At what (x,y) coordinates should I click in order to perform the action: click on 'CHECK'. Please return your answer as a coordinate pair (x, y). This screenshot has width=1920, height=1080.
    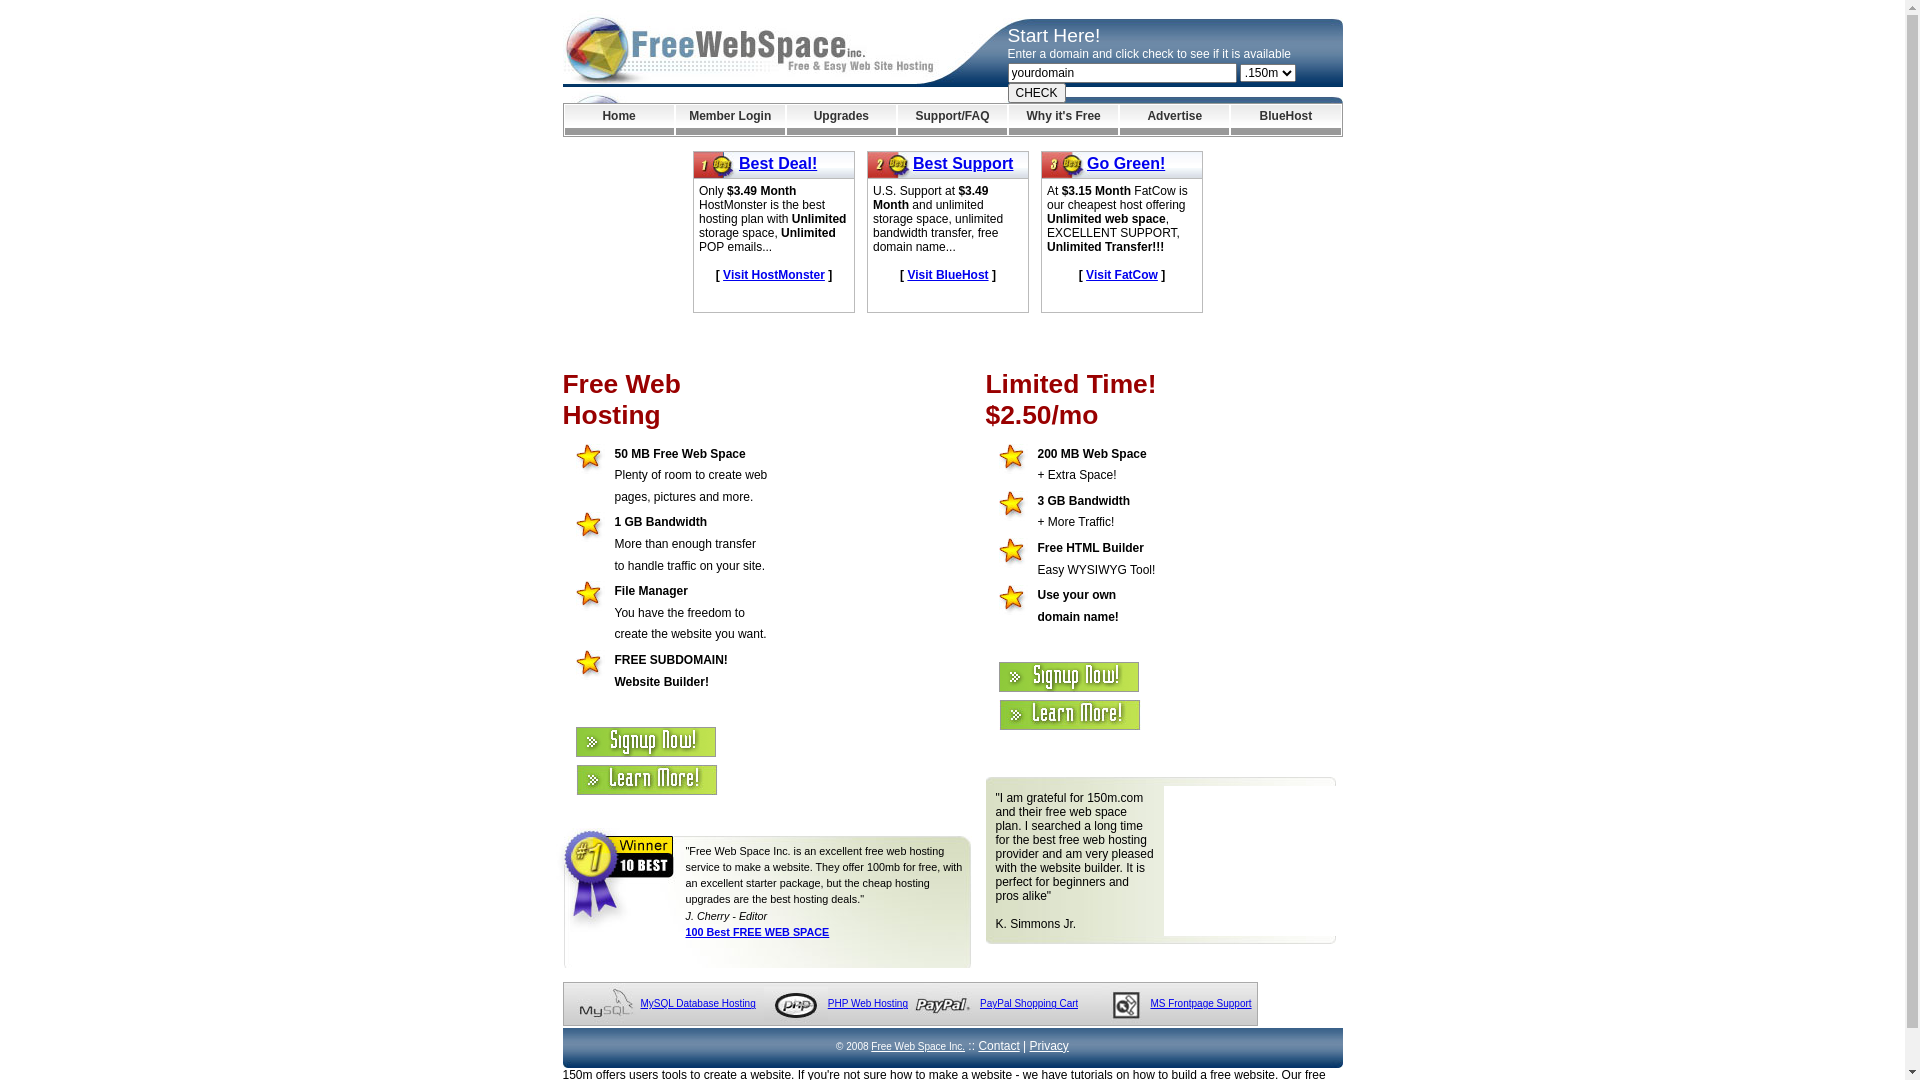
    Looking at the image, I should click on (1036, 92).